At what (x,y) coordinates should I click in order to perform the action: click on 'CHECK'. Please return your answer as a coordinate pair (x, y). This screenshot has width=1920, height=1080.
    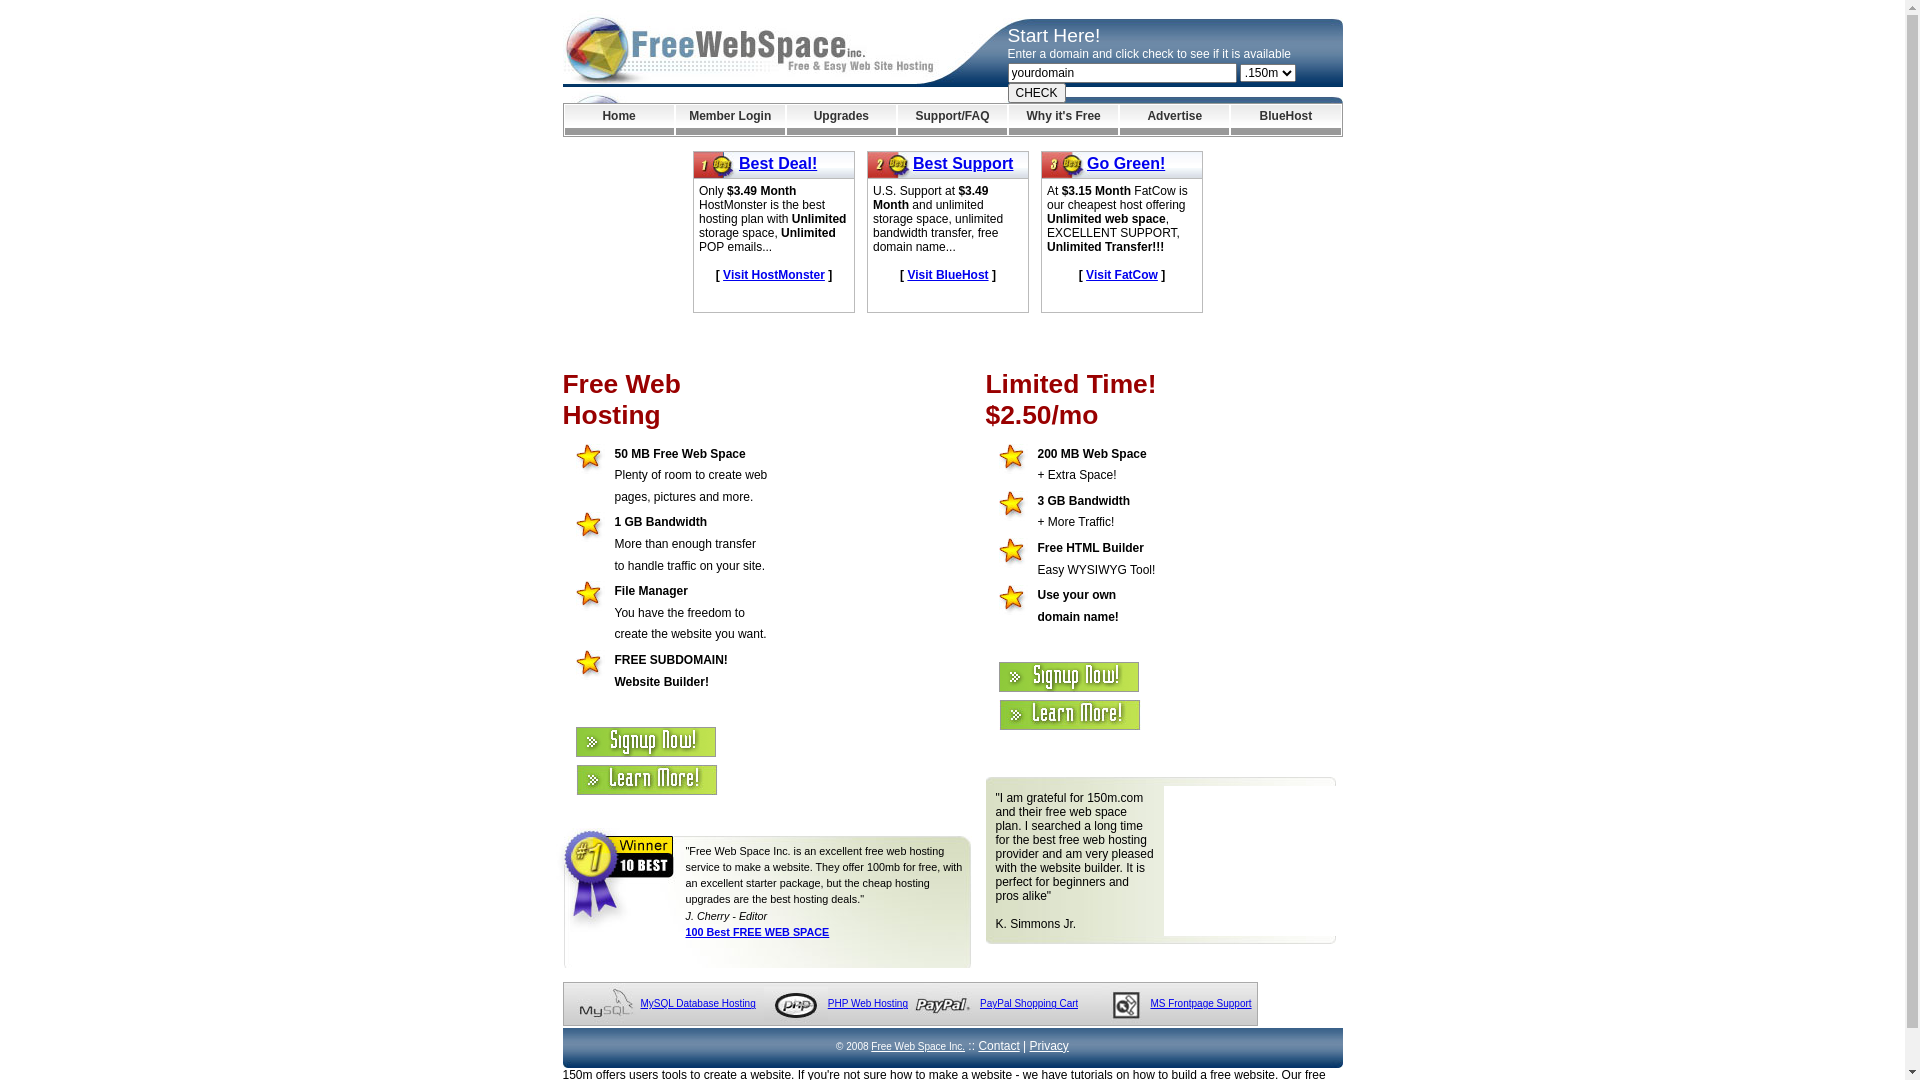
    Looking at the image, I should click on (1036, 92).